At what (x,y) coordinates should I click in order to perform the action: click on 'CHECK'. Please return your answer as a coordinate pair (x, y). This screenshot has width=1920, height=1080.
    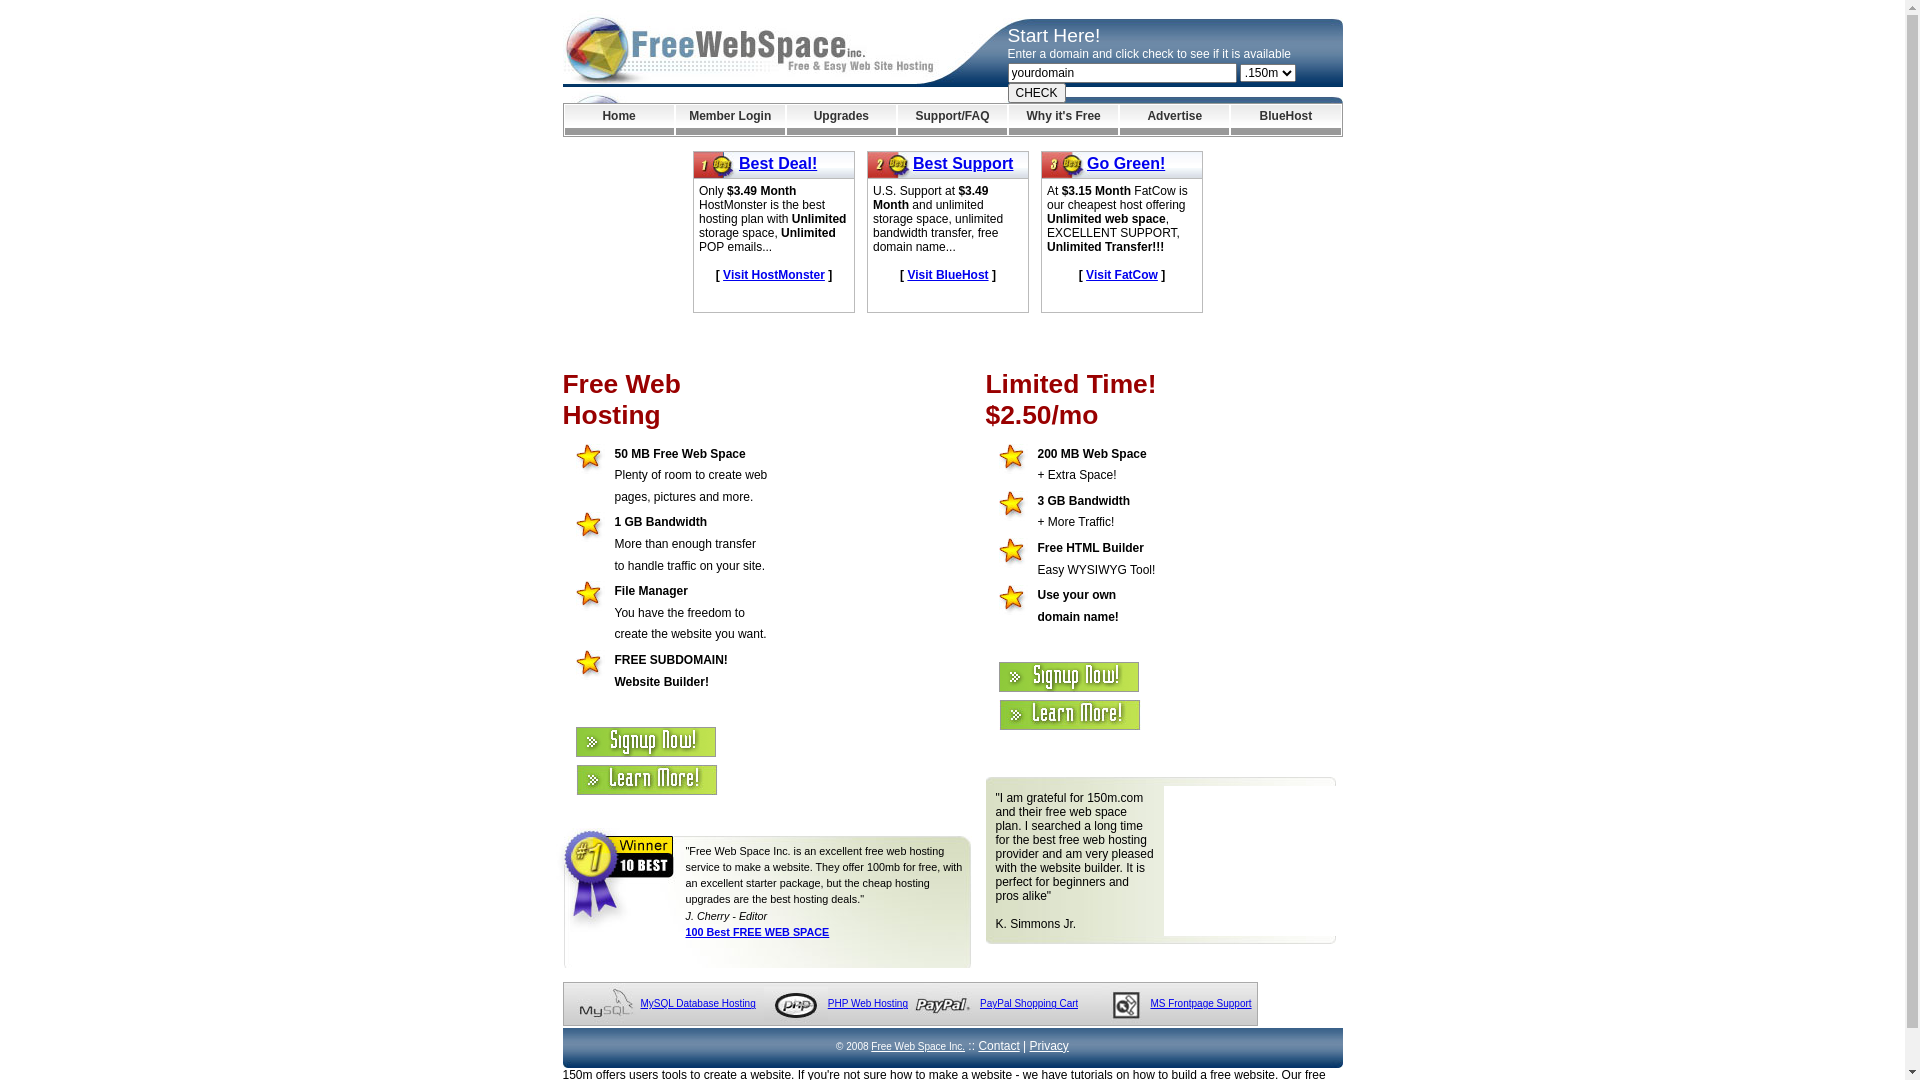
    Looking at the image, I should click on (1036, 92).